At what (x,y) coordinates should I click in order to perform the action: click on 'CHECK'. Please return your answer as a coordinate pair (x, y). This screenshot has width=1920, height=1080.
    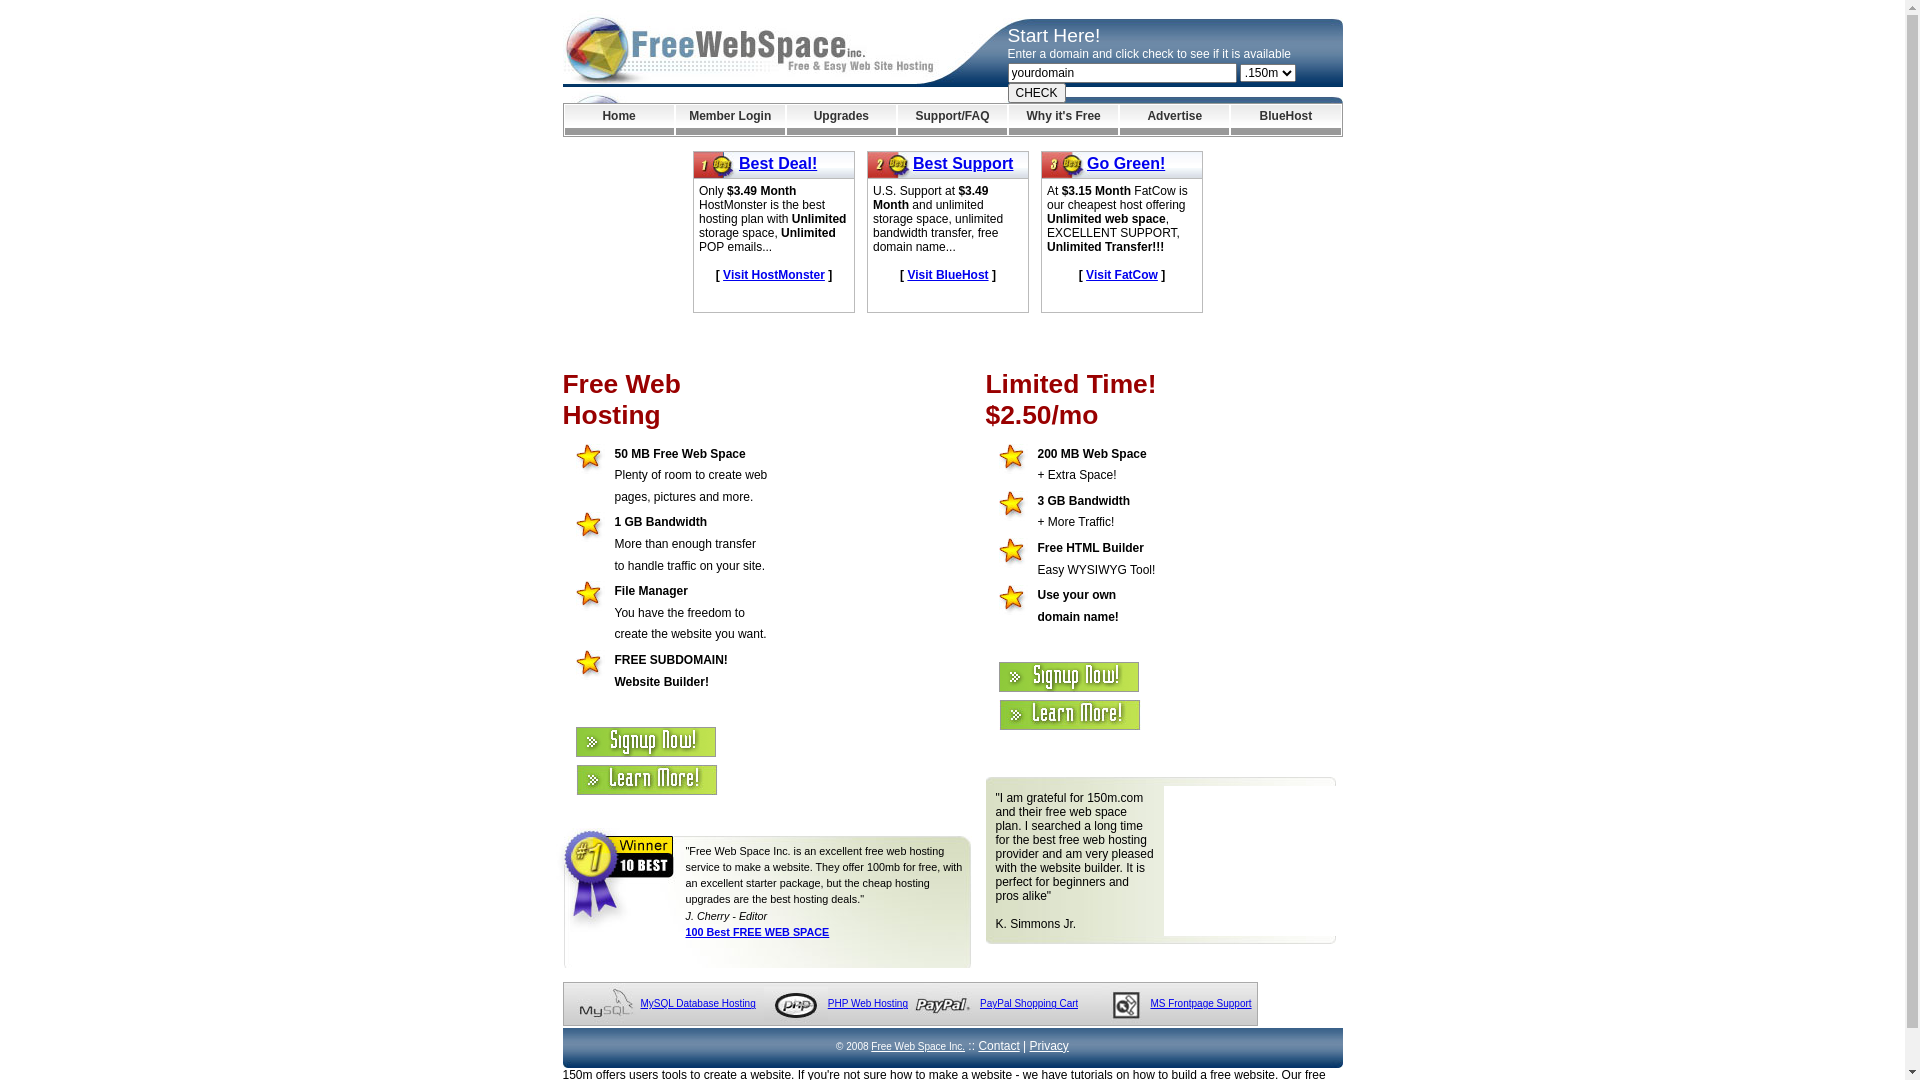
    Looking at the image, I should click on (1036, 92).